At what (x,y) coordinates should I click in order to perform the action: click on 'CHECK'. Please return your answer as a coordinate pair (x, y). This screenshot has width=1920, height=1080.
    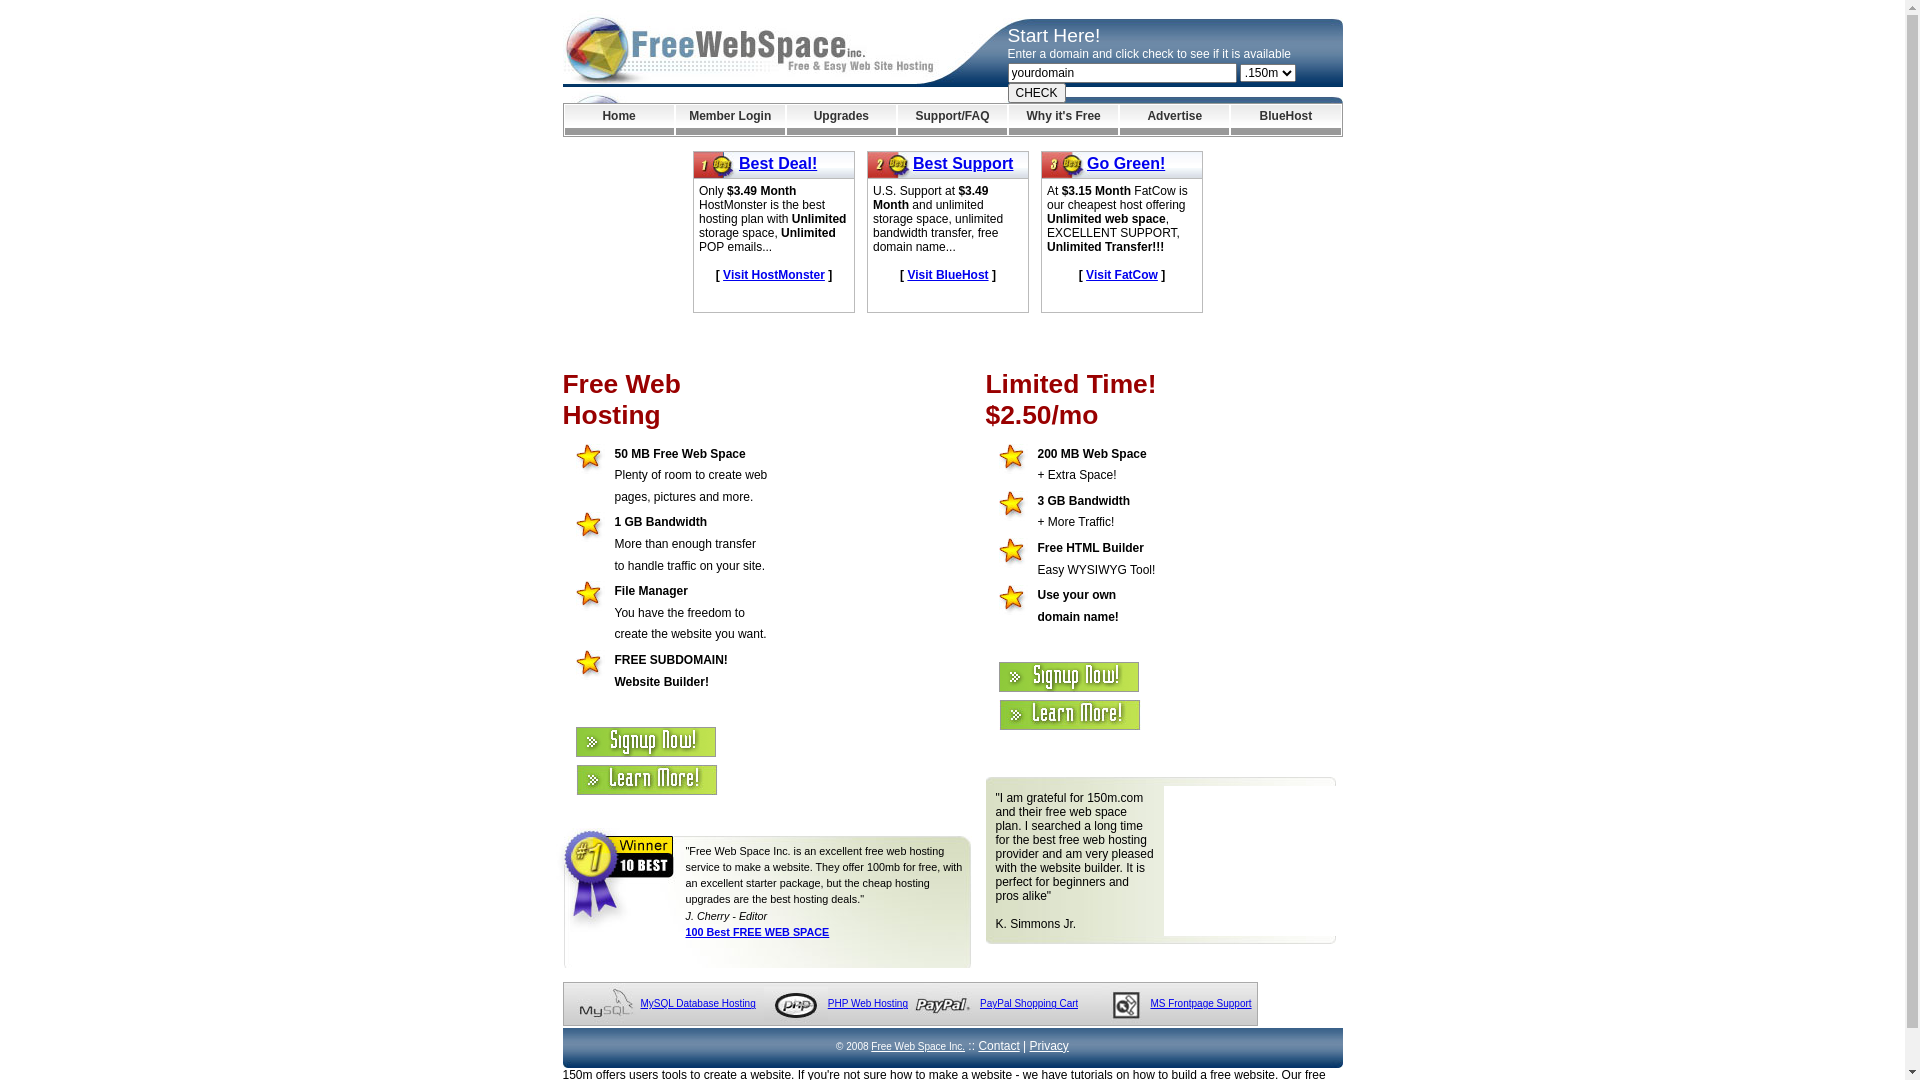
    Looking at the image, I should click on (1036, 92).